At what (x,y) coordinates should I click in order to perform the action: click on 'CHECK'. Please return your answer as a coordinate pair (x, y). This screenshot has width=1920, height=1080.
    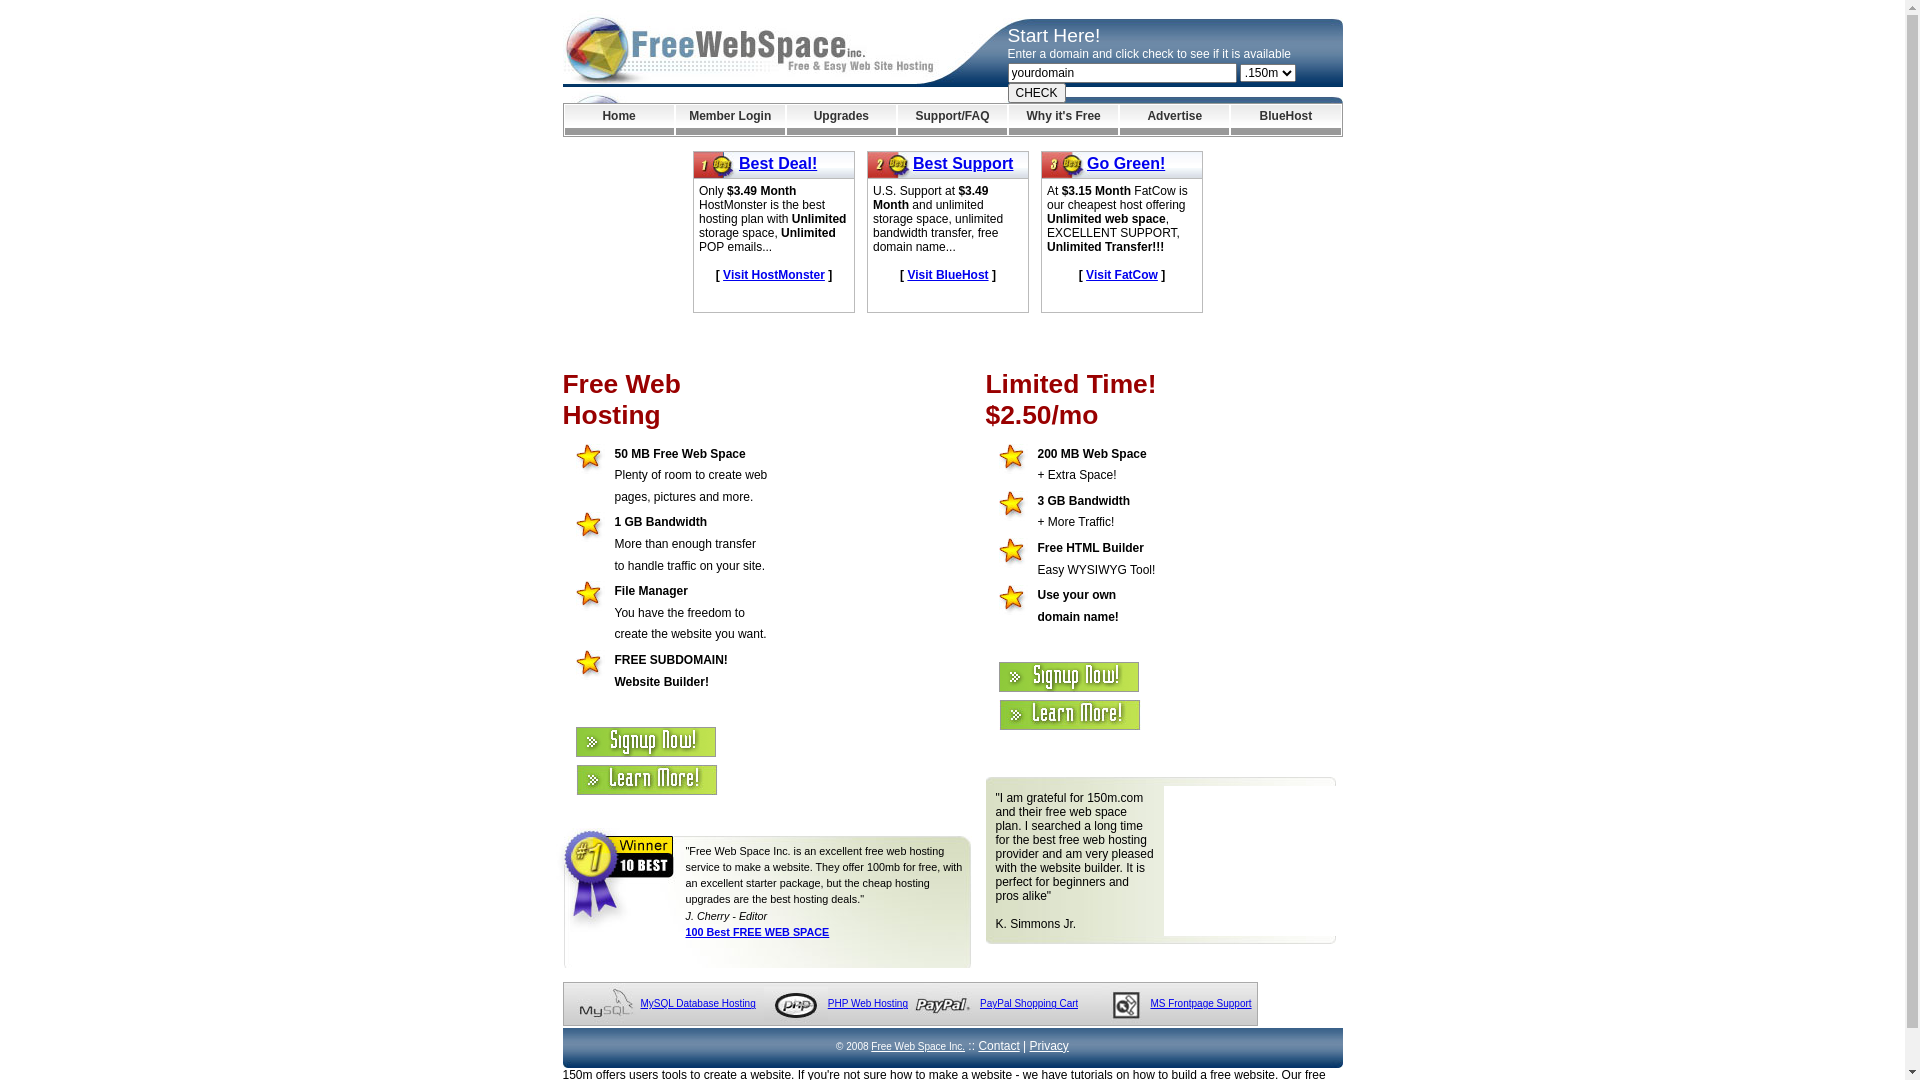
    Looking at the image, I should click on (1036, 92).